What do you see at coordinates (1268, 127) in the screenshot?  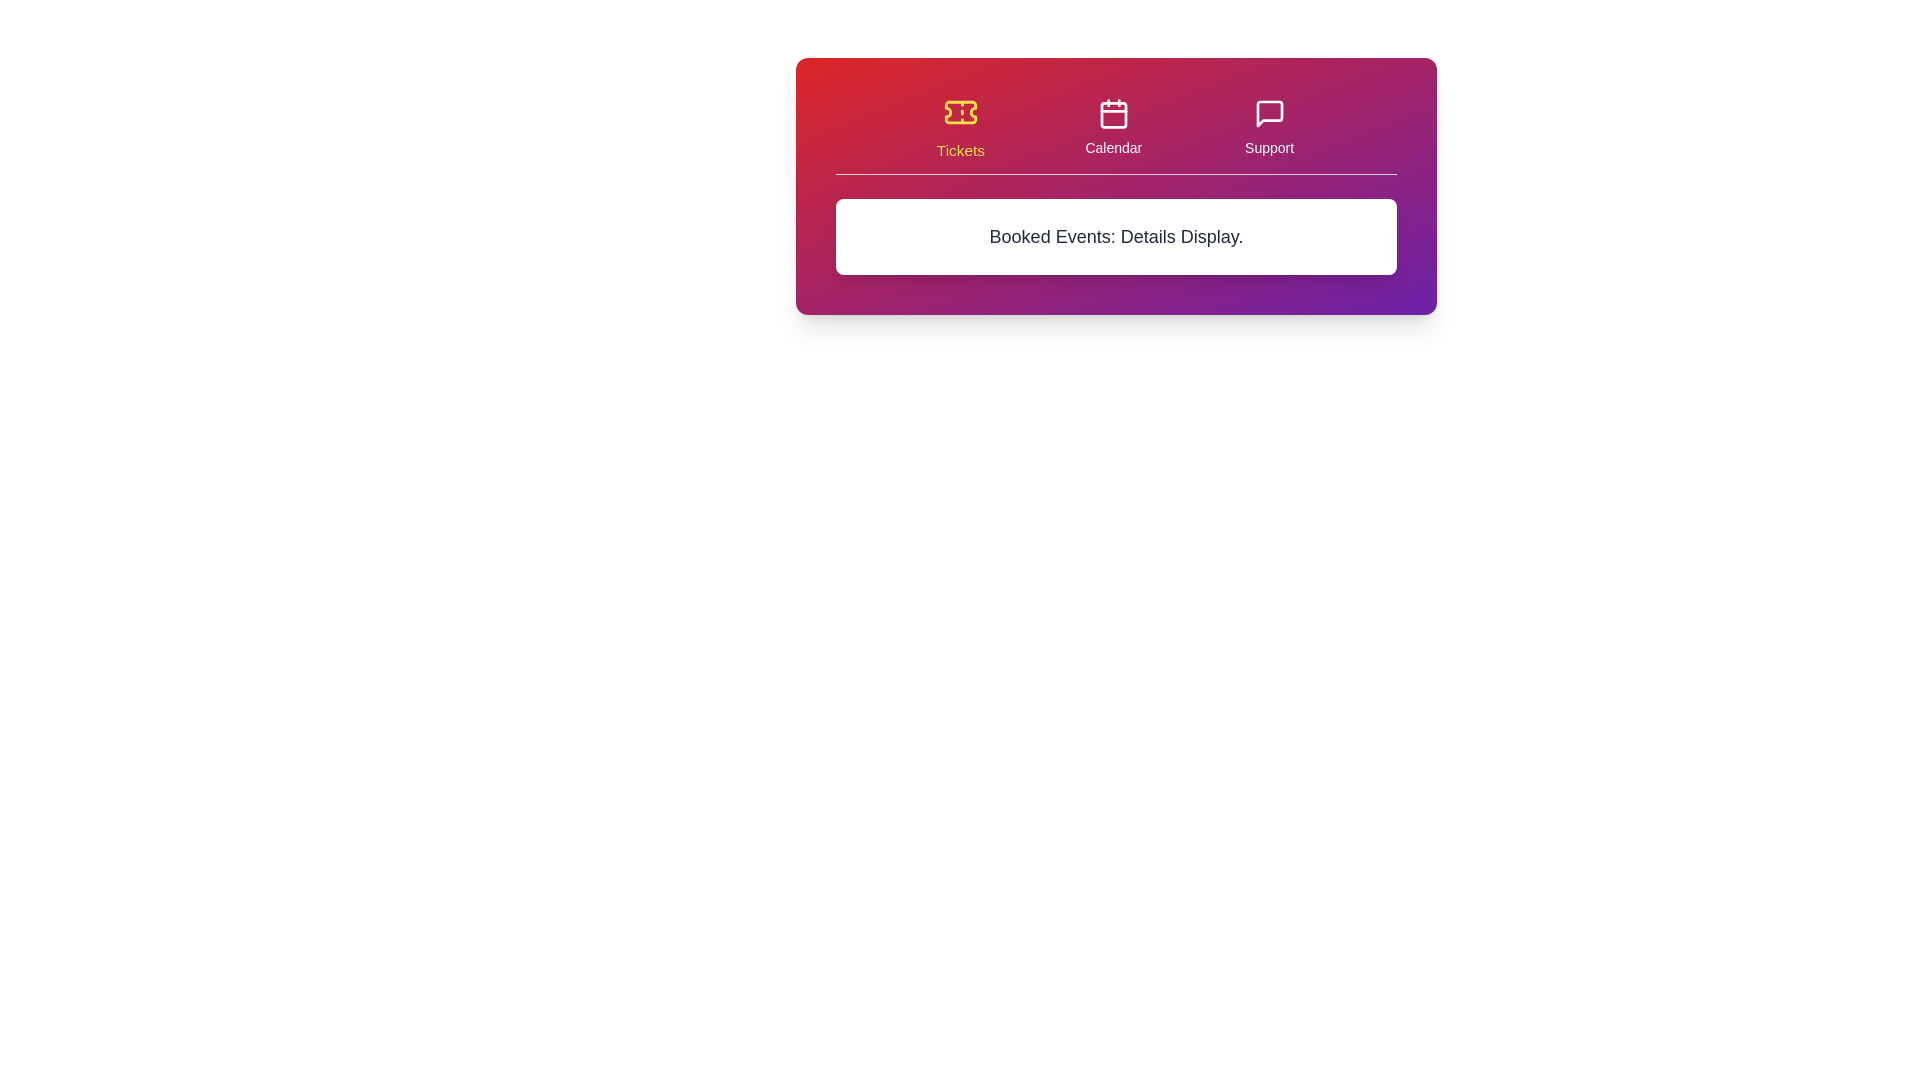 I see `the tab labeled Support to view its hover effect` at bounding box center [1268, 127].